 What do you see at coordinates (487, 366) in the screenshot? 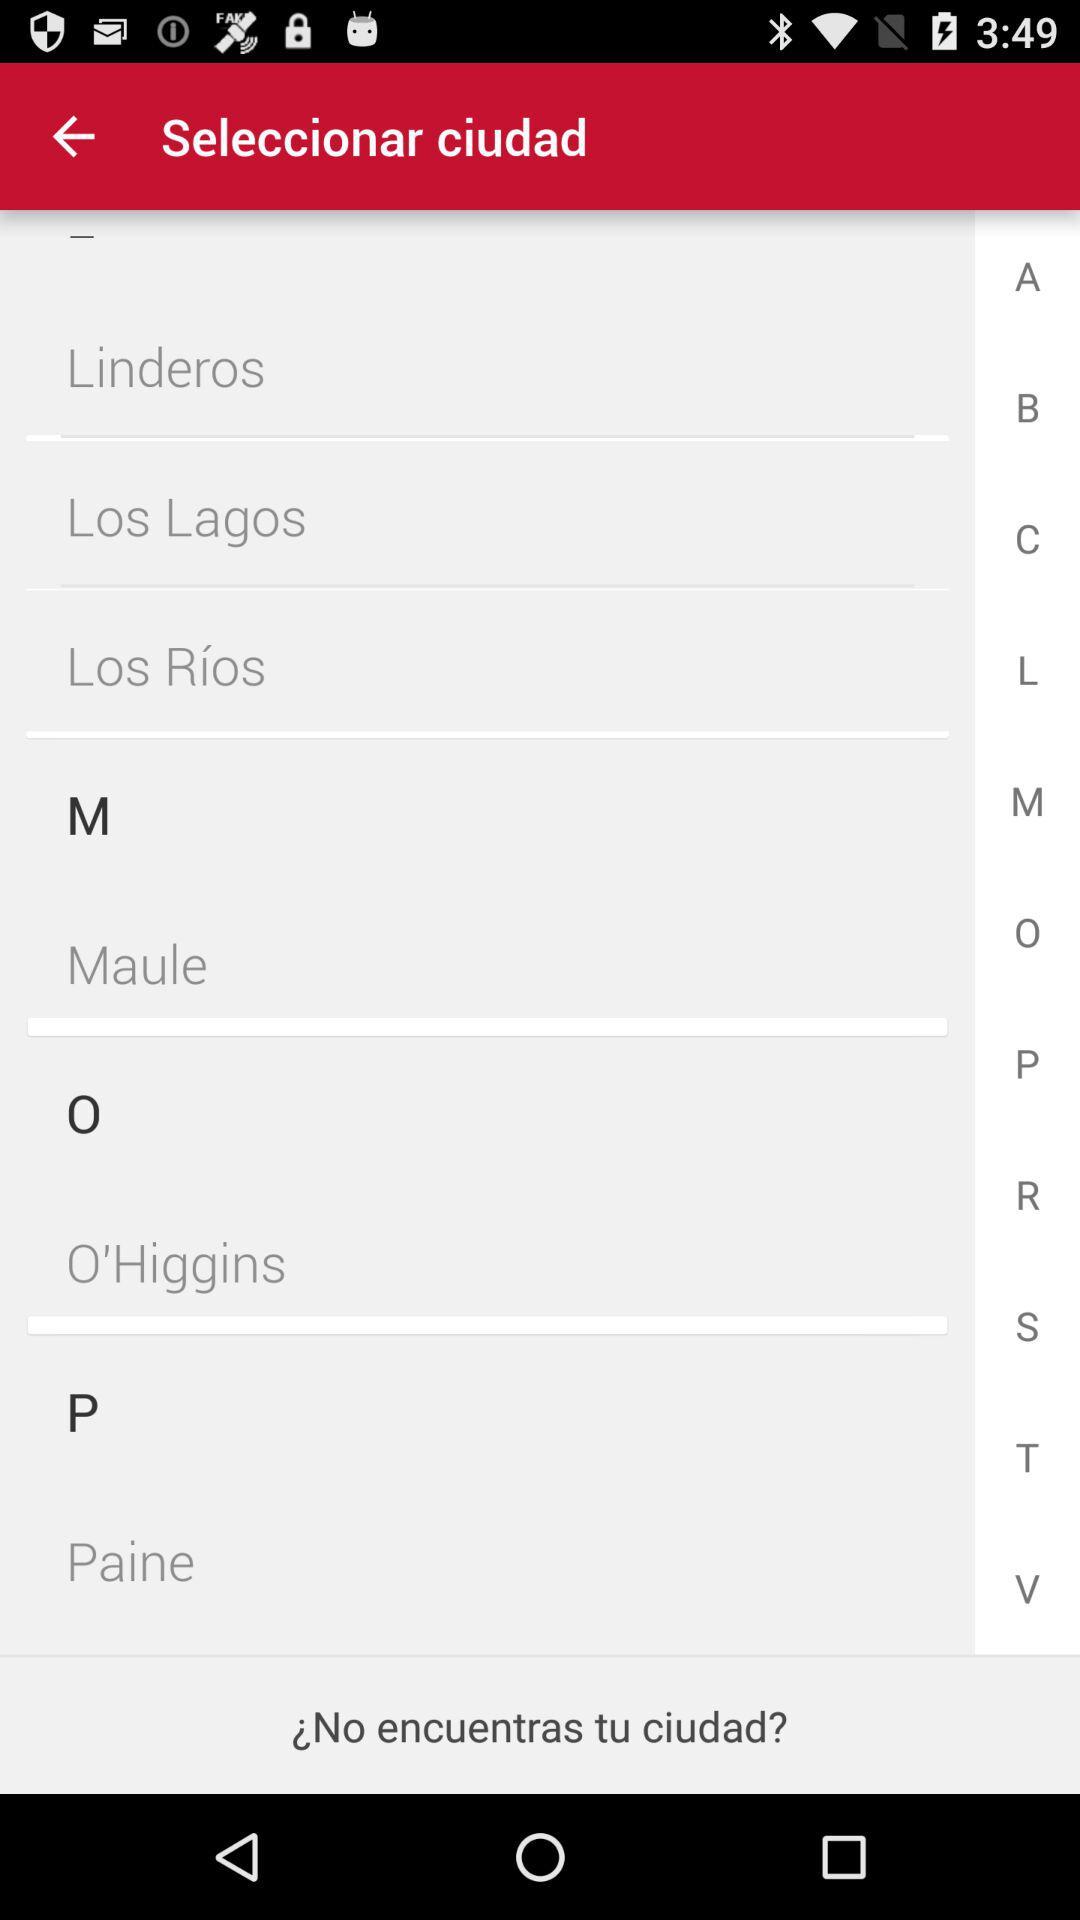
I see `linderos` at bounding box center [487, 366].